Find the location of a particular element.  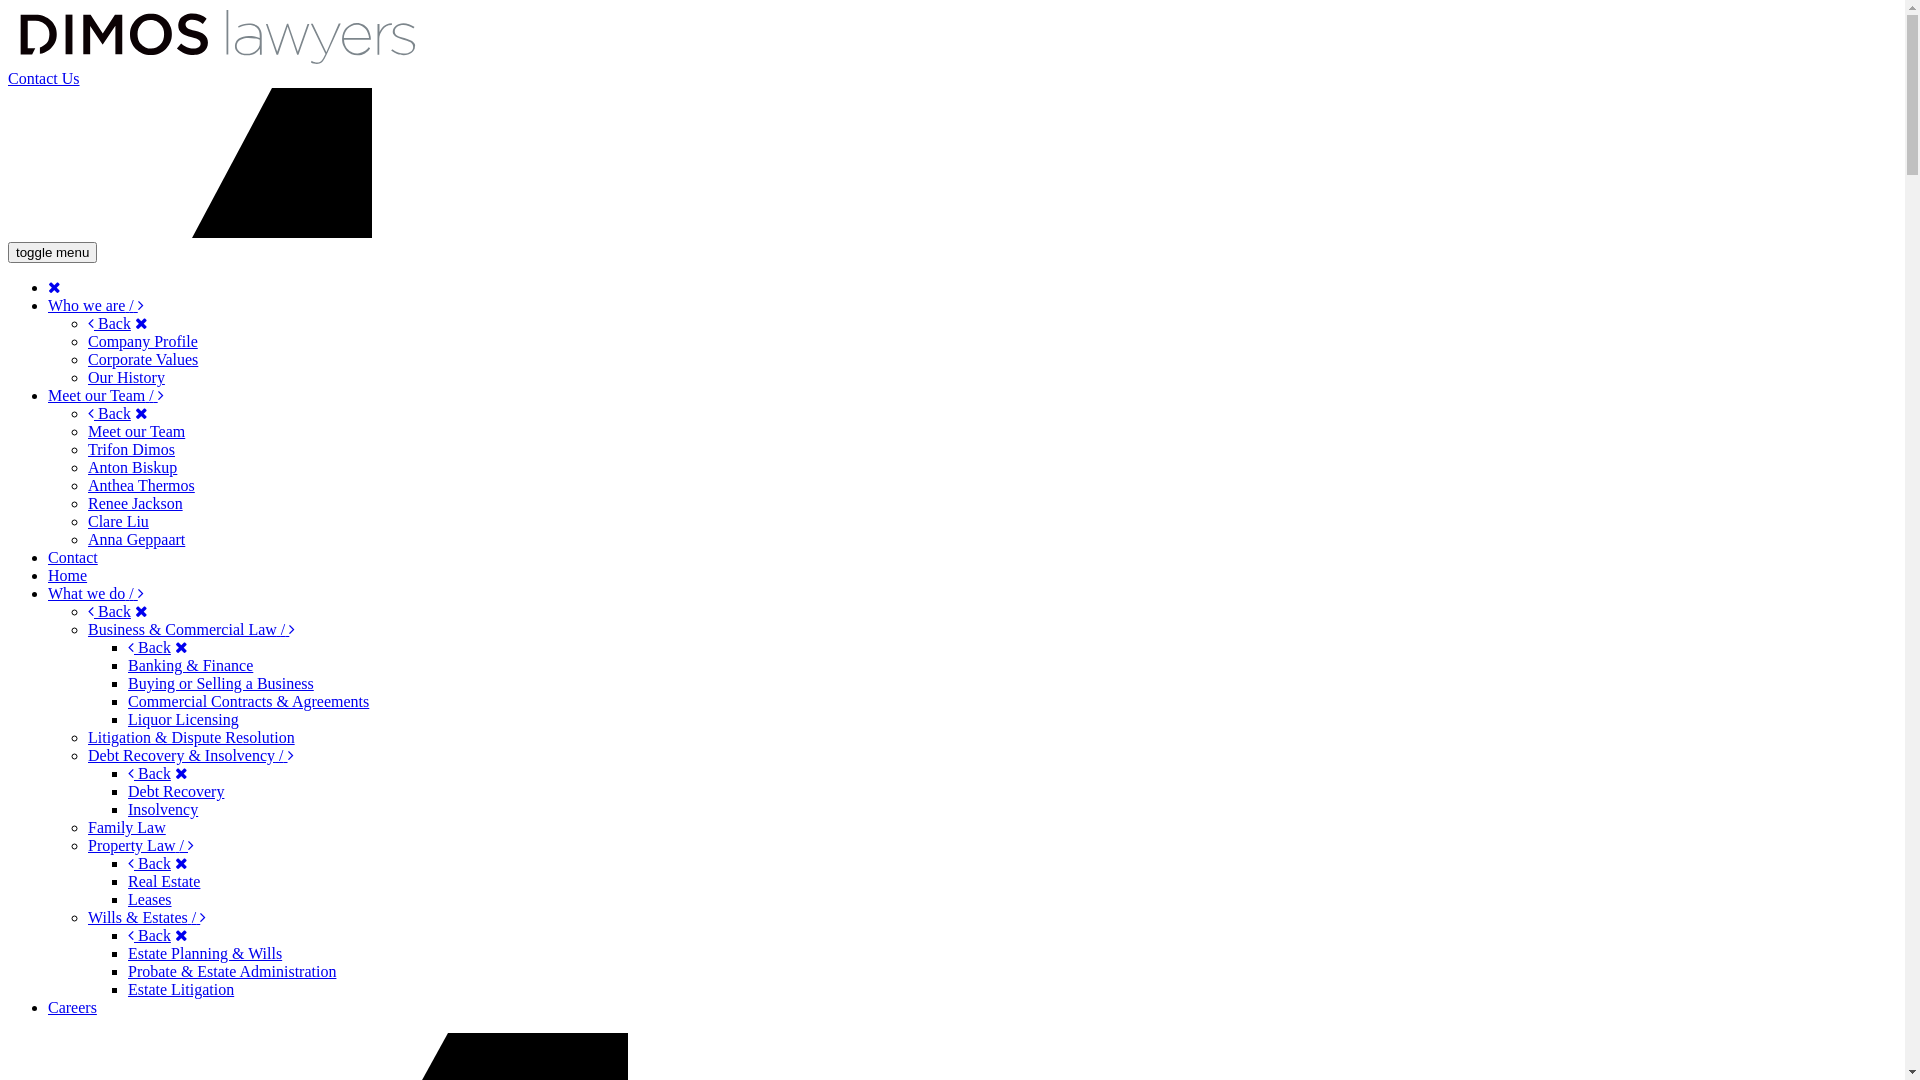

'toggle menu' is located at coordinates (52, 251).